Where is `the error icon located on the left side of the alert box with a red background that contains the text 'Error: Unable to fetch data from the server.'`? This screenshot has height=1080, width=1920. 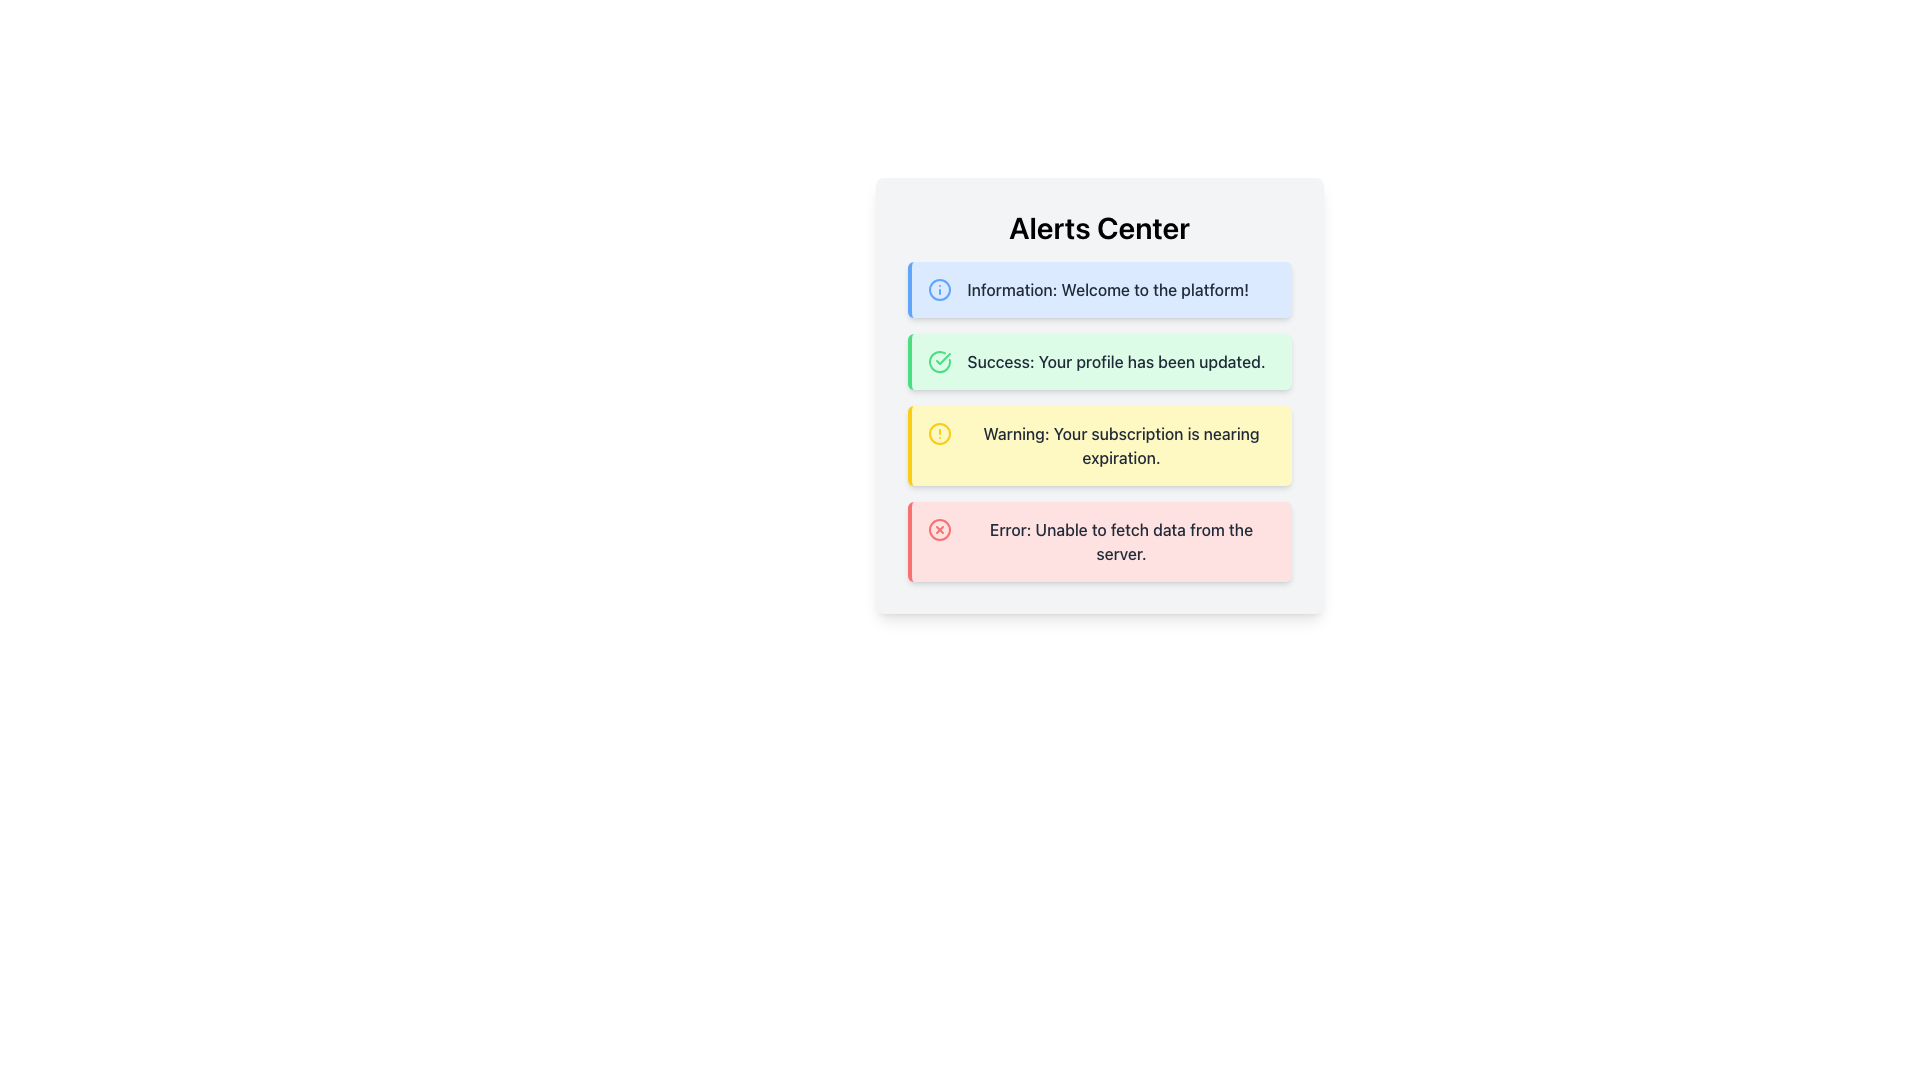 the error icon located on the left side of the alert box with a red background that contains the text 'Error: Unable to fetch data from the server.' is located at coordinates (938, 528).